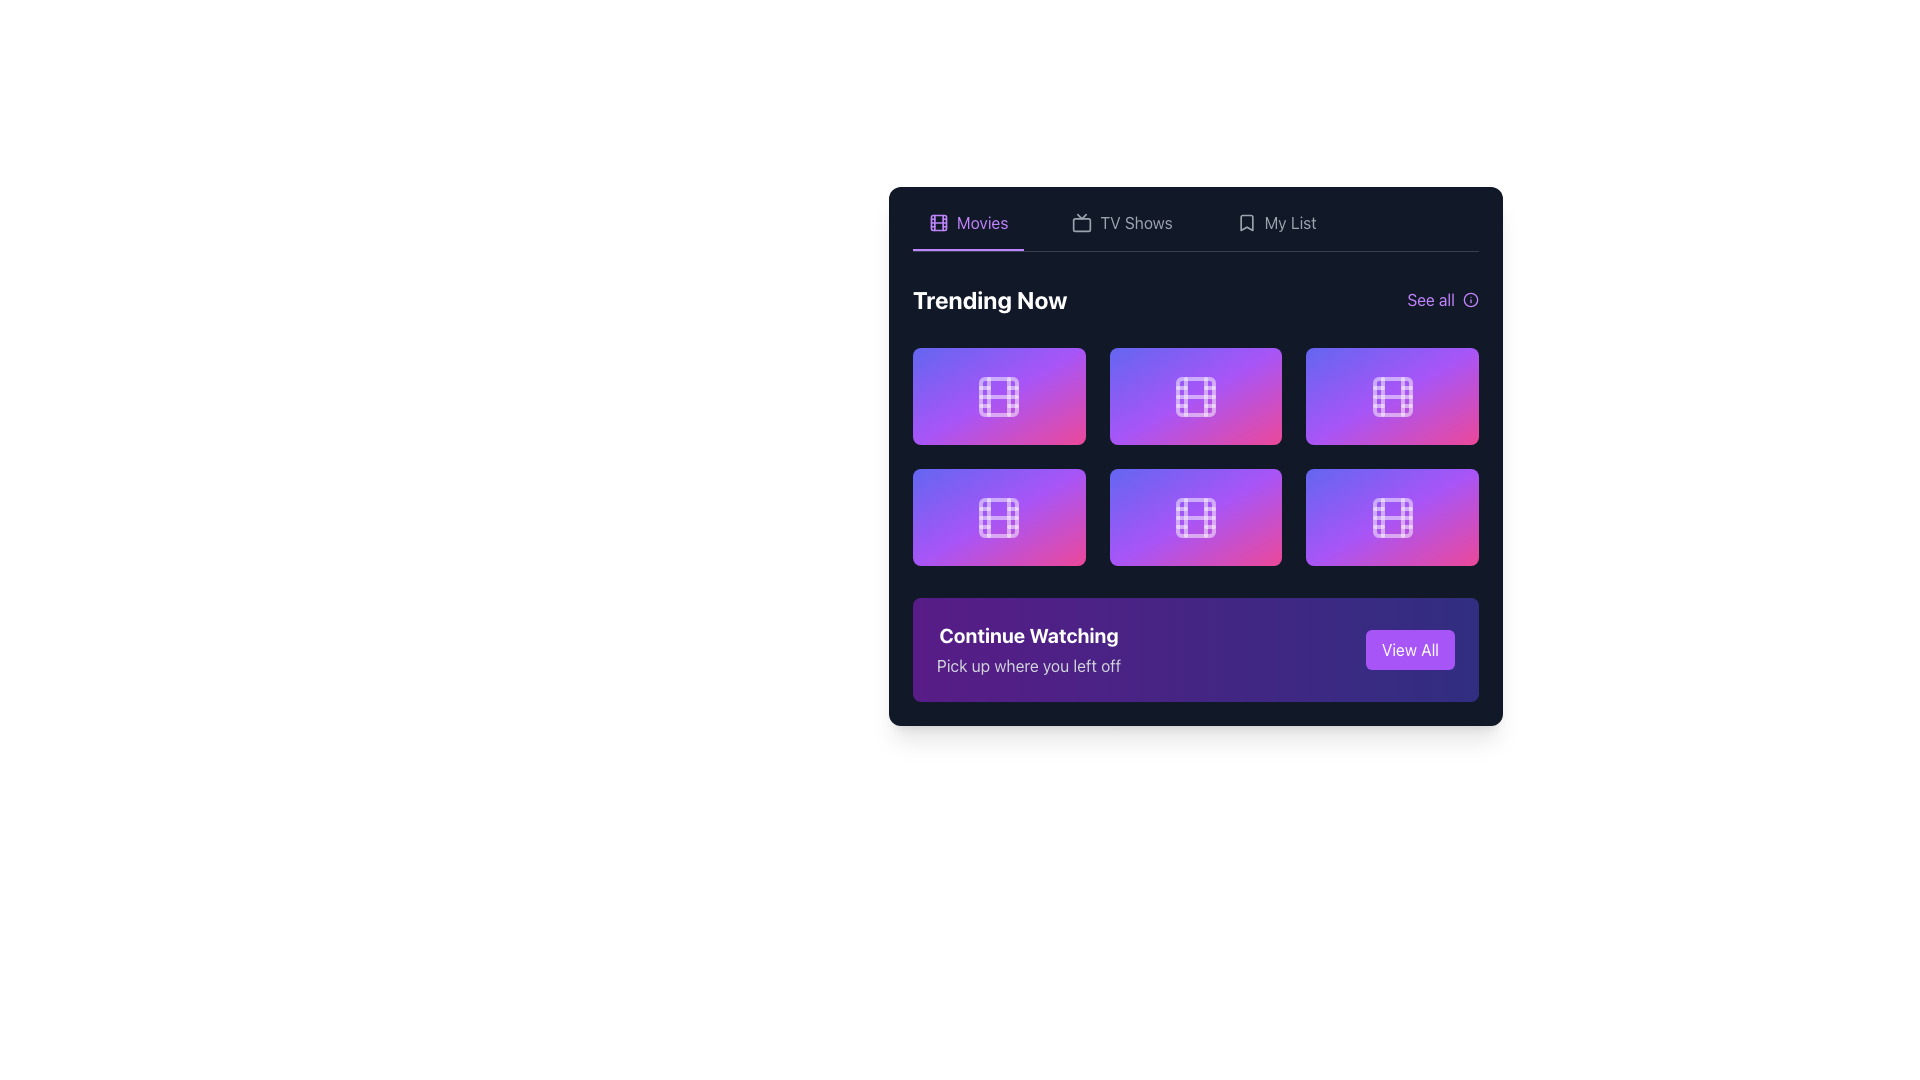 Image resolution: width=1920 pixels, height=1080 pixels. Describe the element at coordinates (999, 396) in the screenshot. I see `the first selectable tile located in the top-left corner of the 3x2 grid layout under the 'Trending Now' heading` at that location.